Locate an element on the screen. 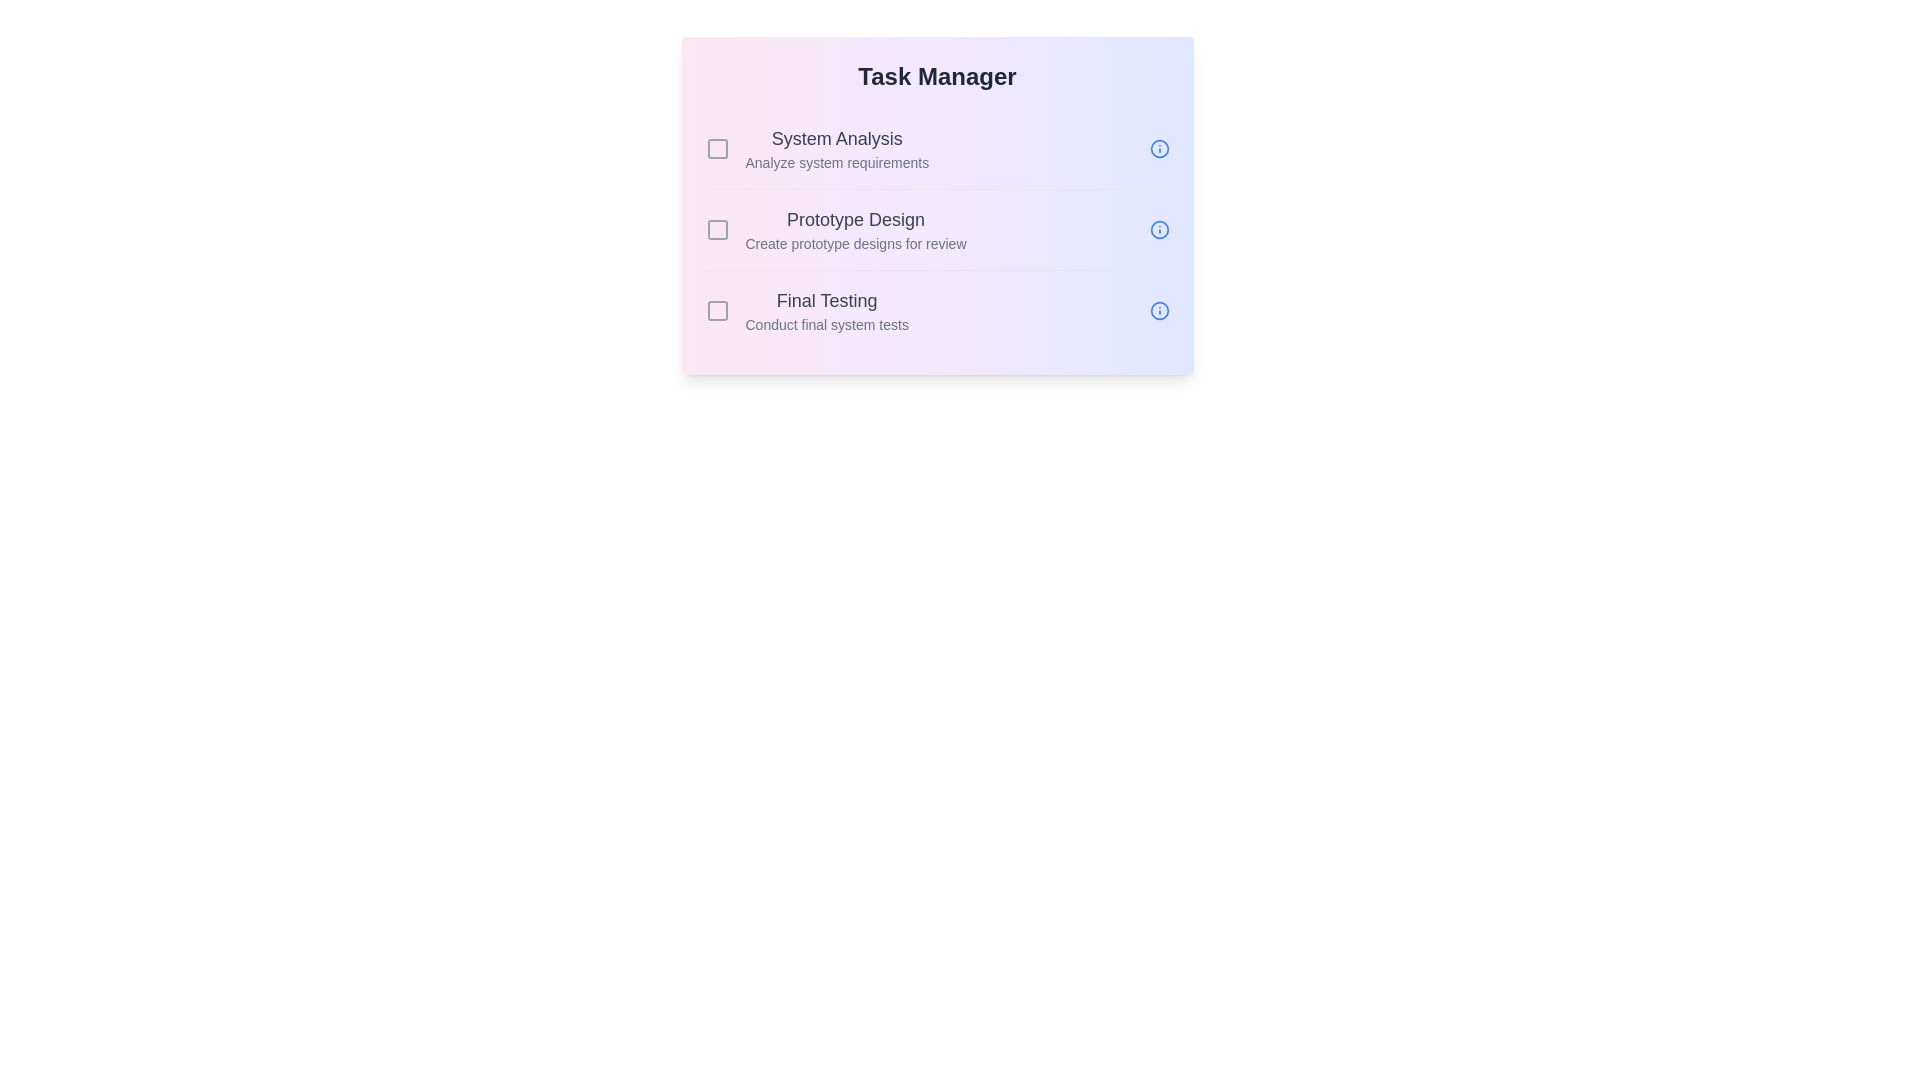  the task with ID 3 is located at coordinates (717, 311).